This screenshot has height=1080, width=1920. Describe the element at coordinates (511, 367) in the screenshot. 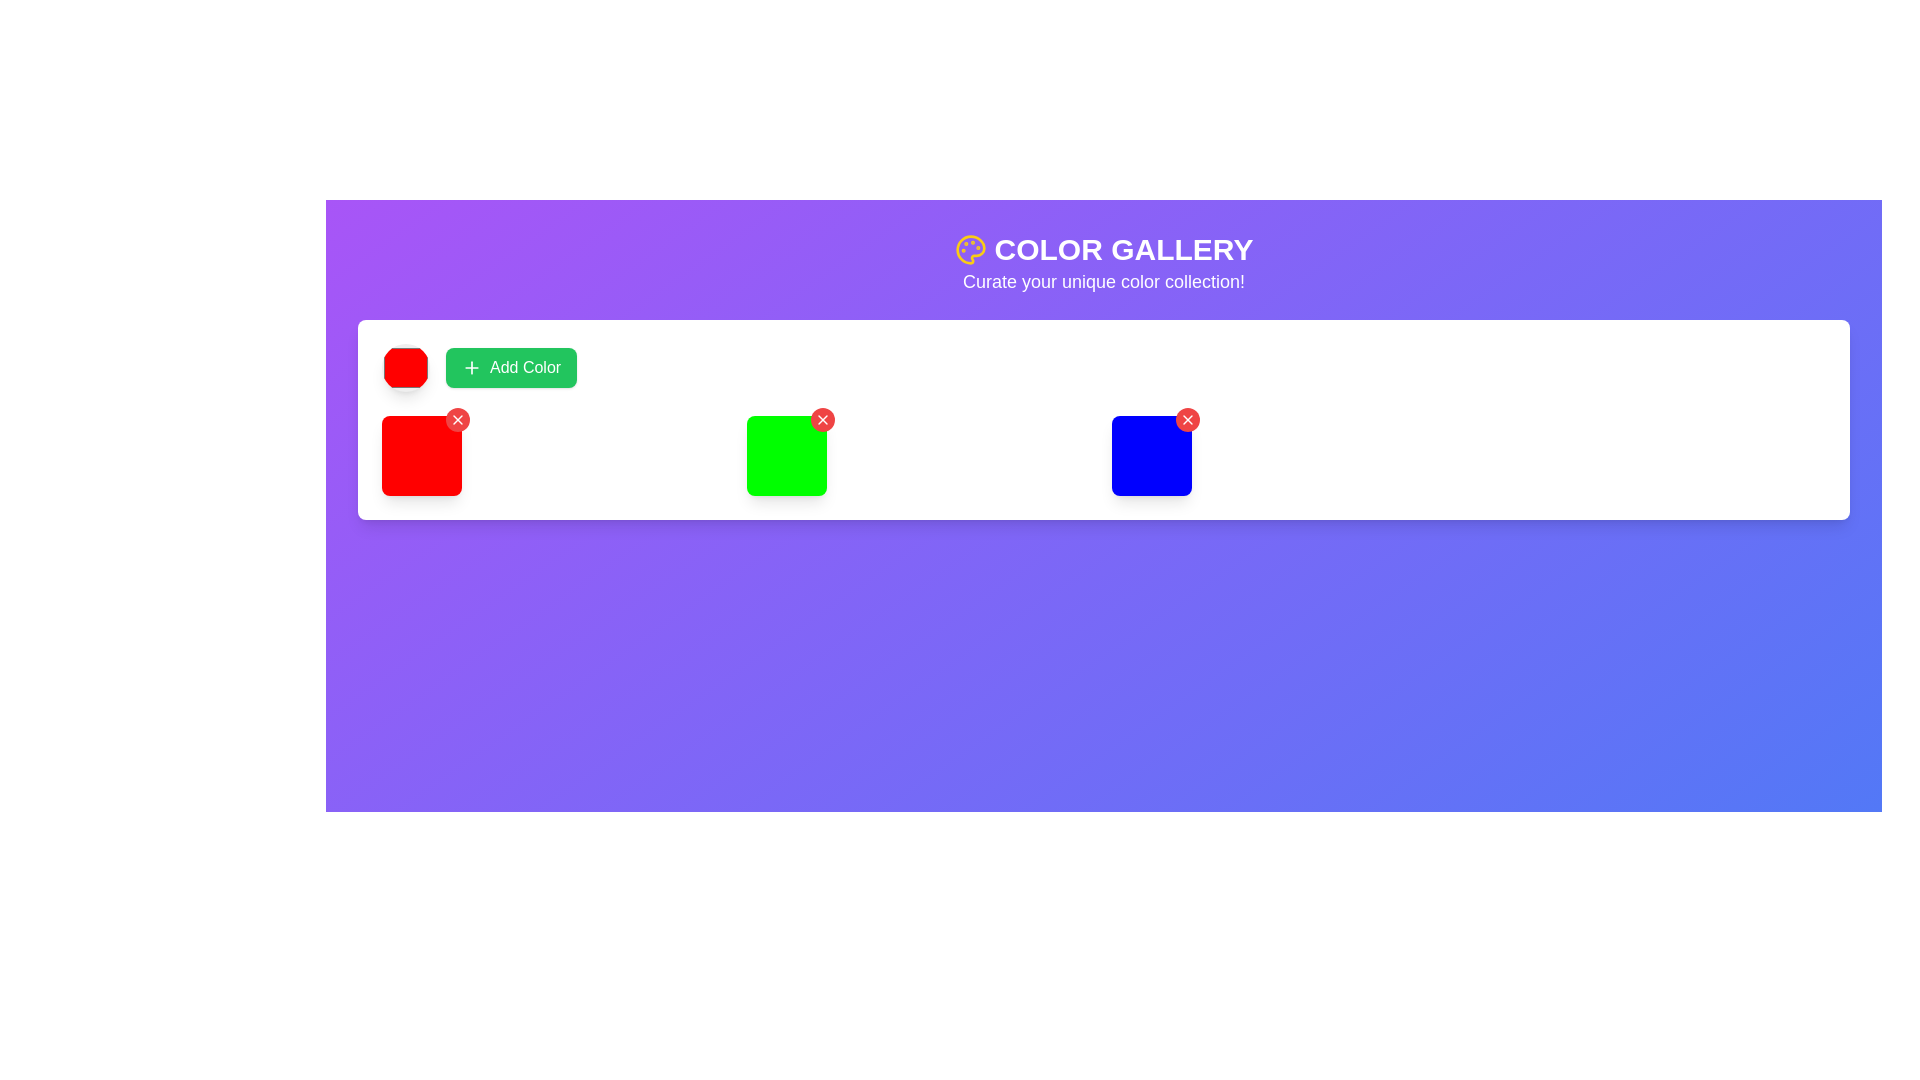

I see `the 'Add Color' button, which is a pill-shaped green button with white text and a '+' icon on the left, to observe the hover effect that changes its background color to a lighter green` at that location.